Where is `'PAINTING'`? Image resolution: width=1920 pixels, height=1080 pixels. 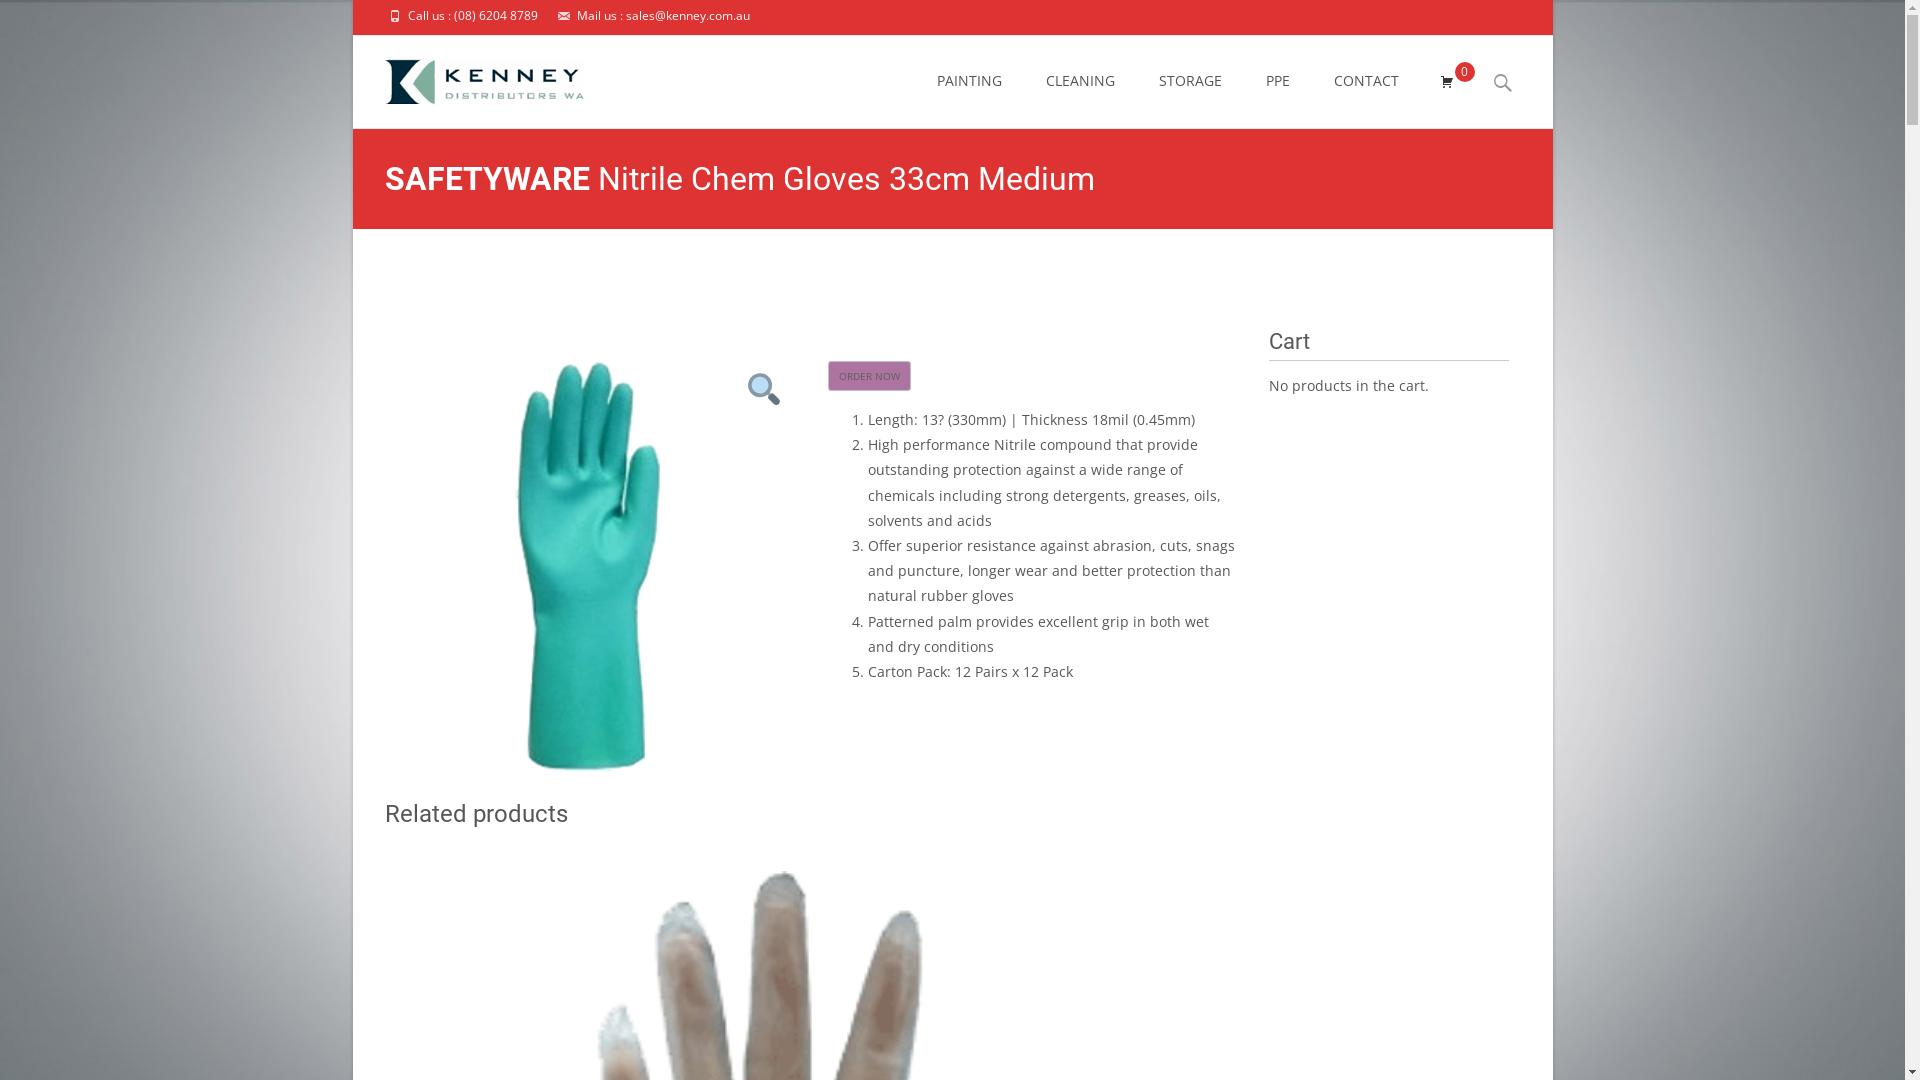
'PAINTING' is located at coordinates (968, 80).